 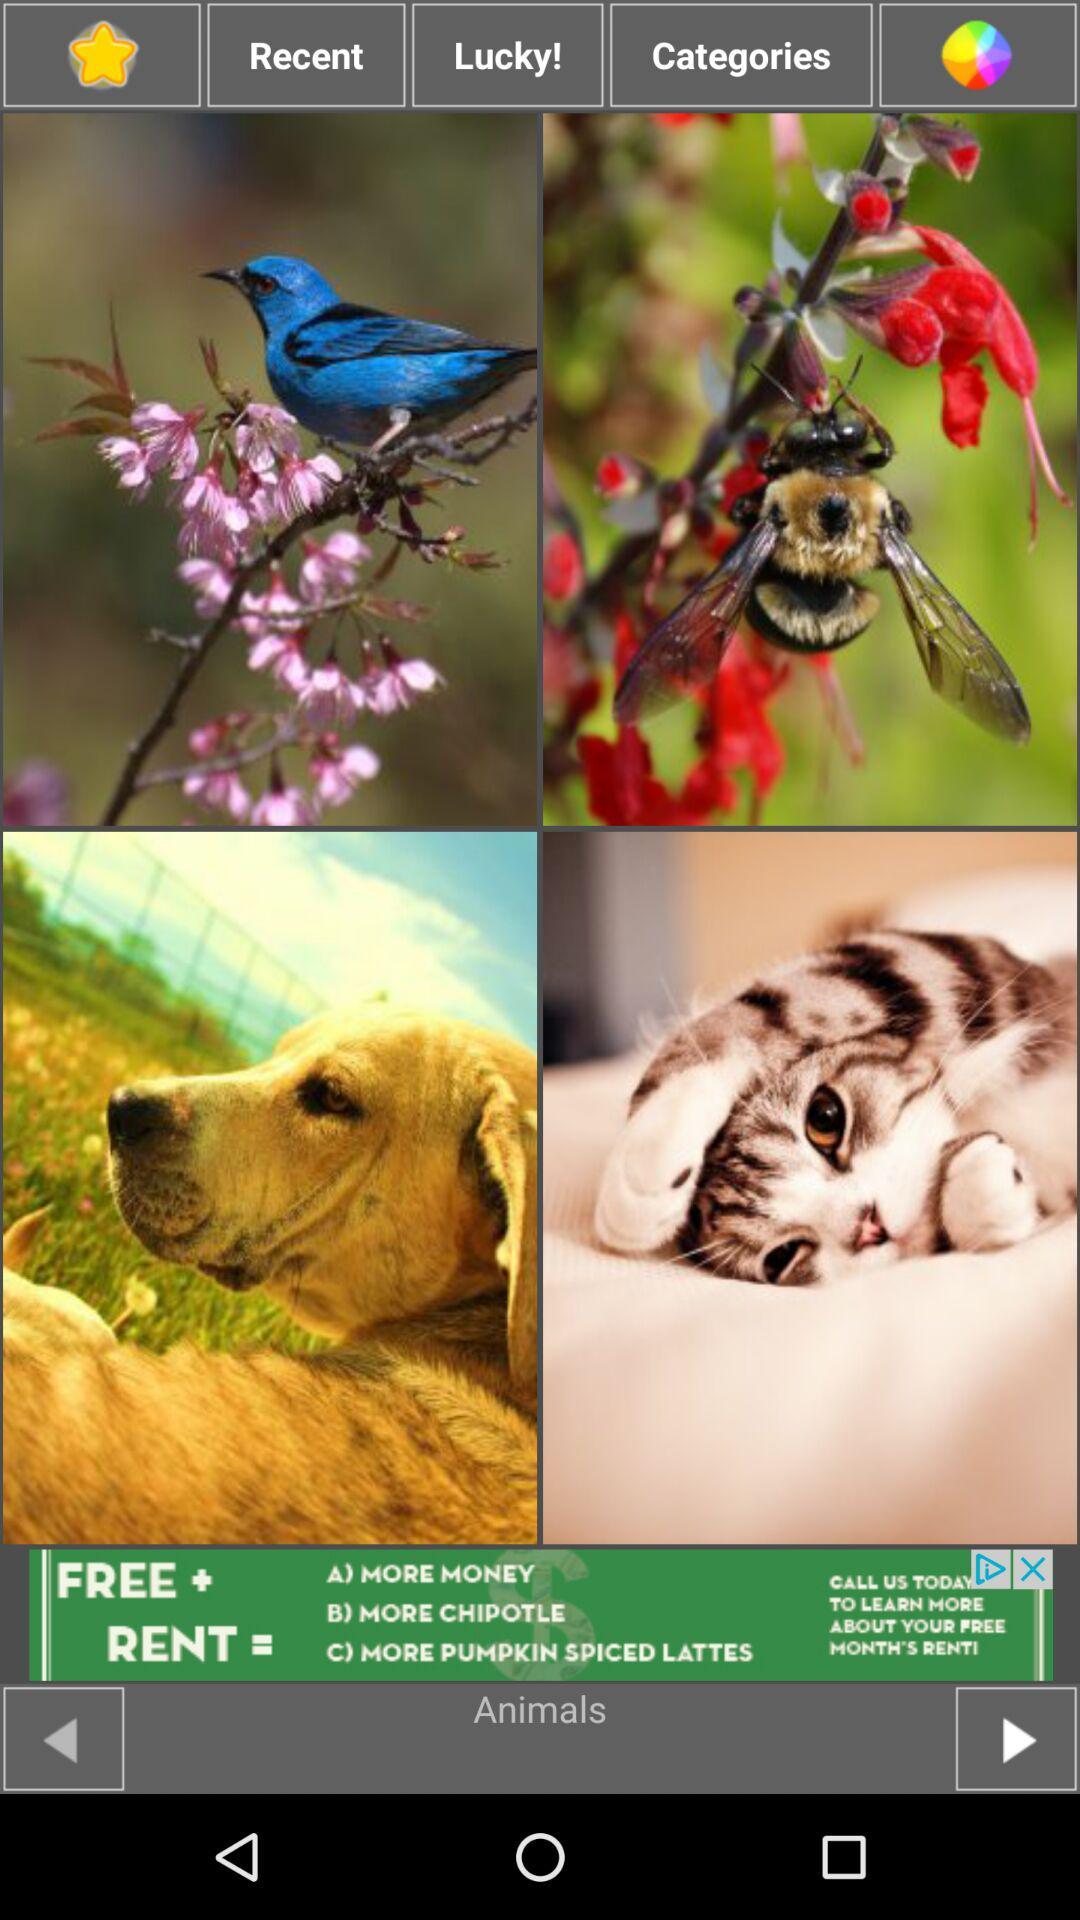 I want to click on autoplay option, so click(x=1016, y=1737).